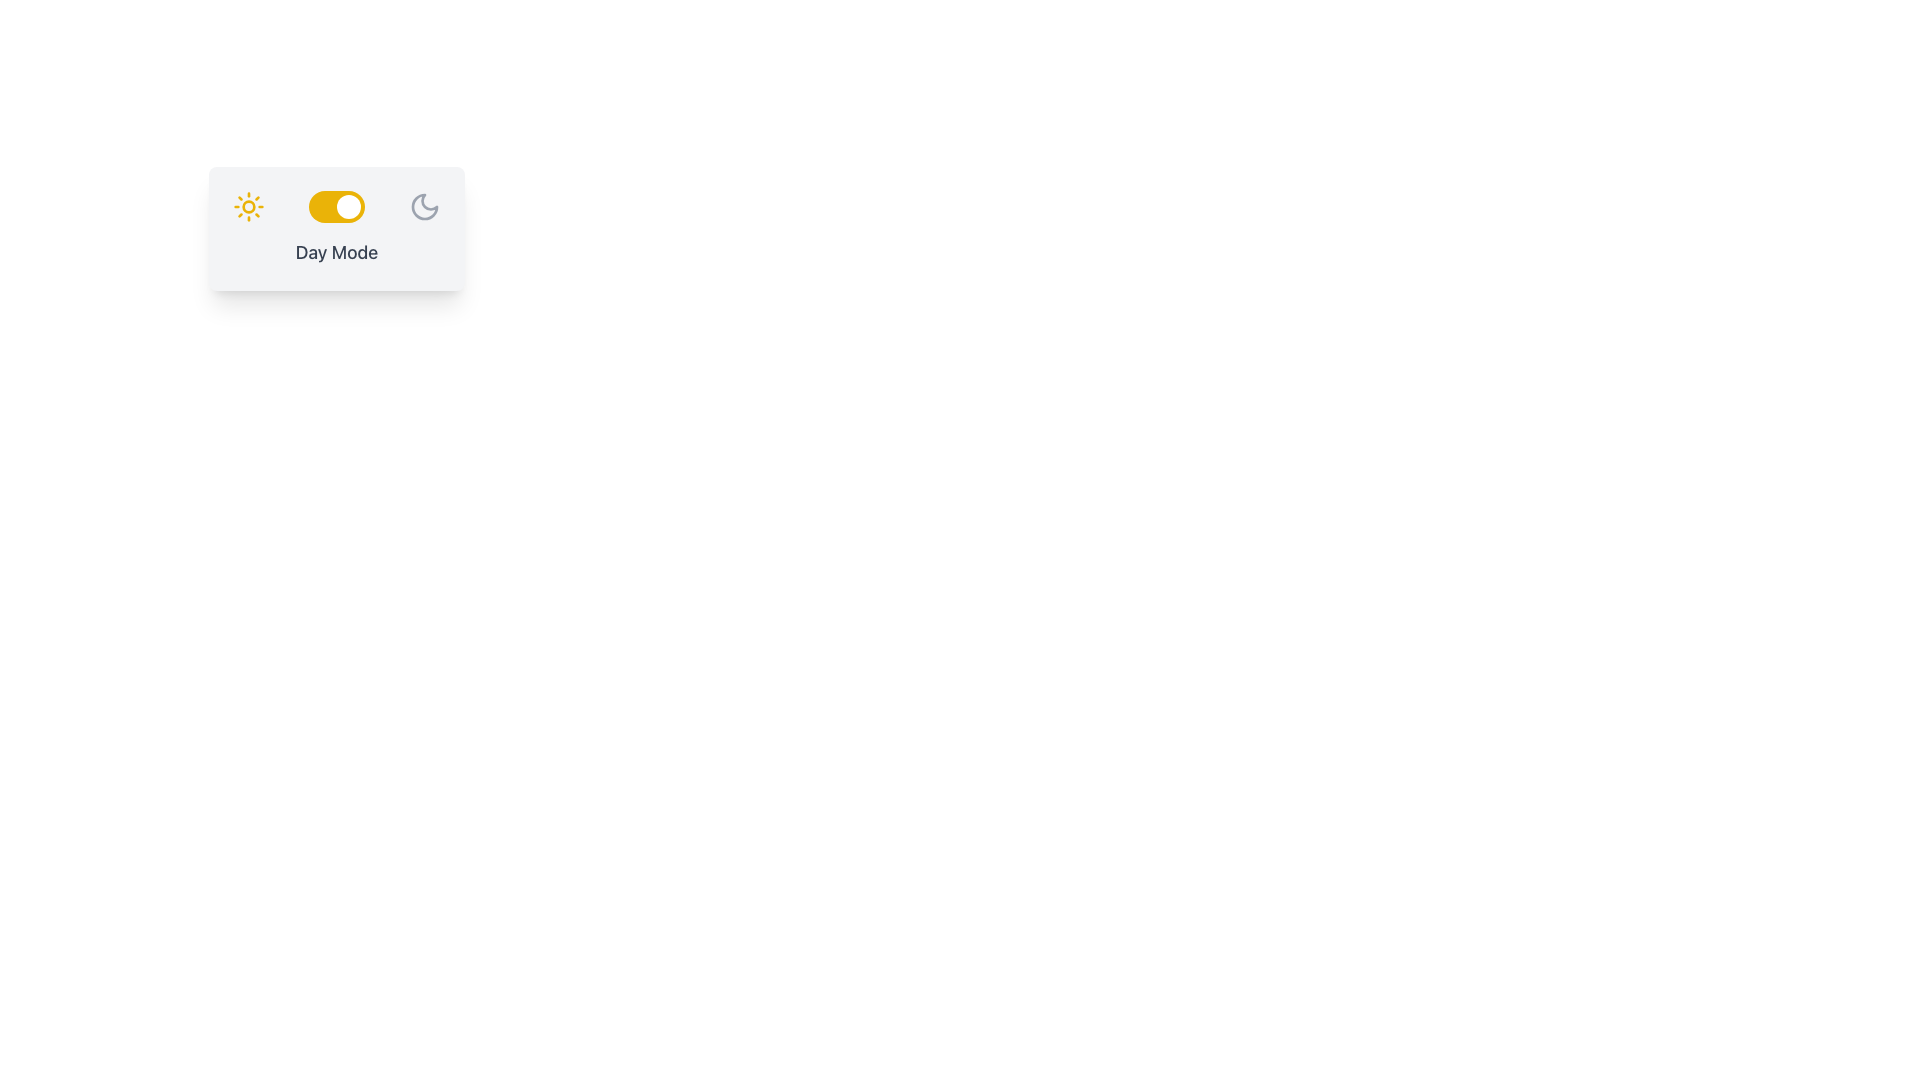 Image resolution: width=1920 pixels, height=1080 pixels. I want to click on the moon-shaped icon, which is a solid gray crescent located within a circular boundary and positioned to the far right of the panel, so click(424, 207).